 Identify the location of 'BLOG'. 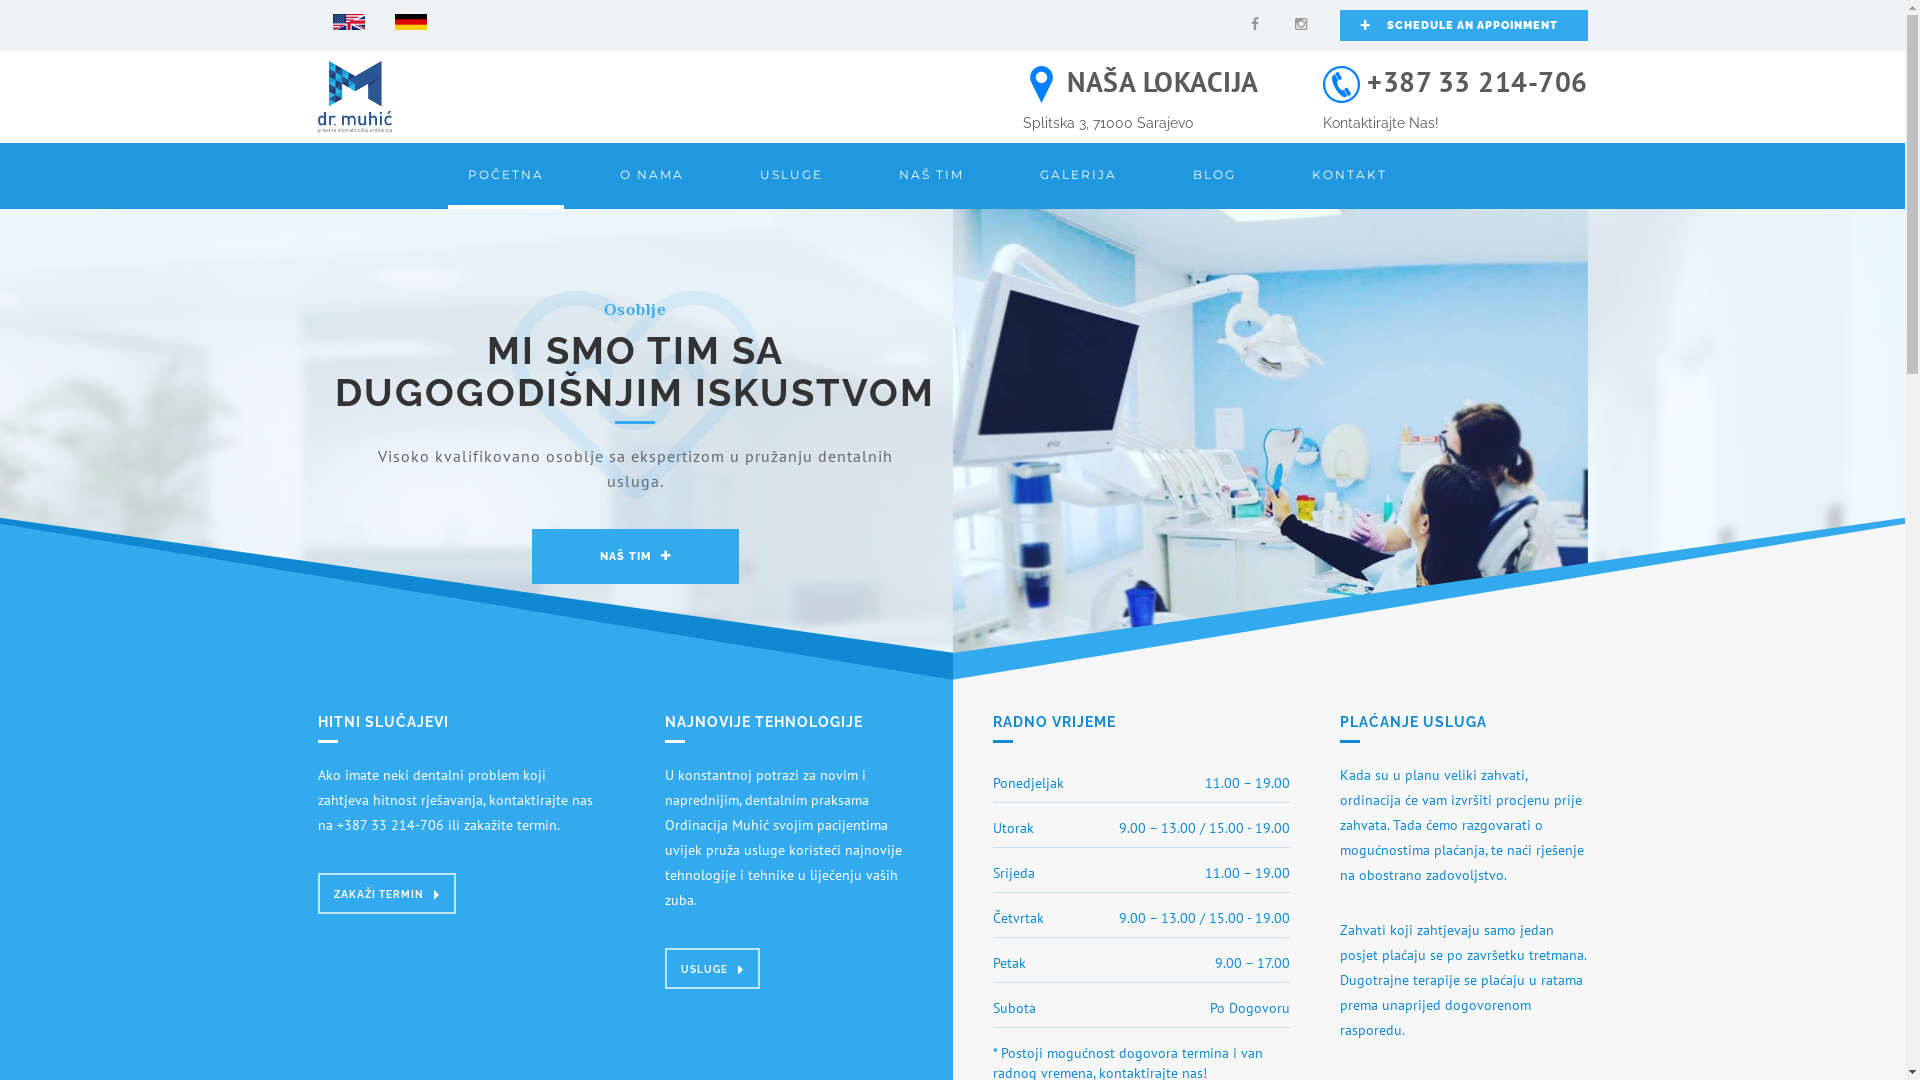
(1212, 175).